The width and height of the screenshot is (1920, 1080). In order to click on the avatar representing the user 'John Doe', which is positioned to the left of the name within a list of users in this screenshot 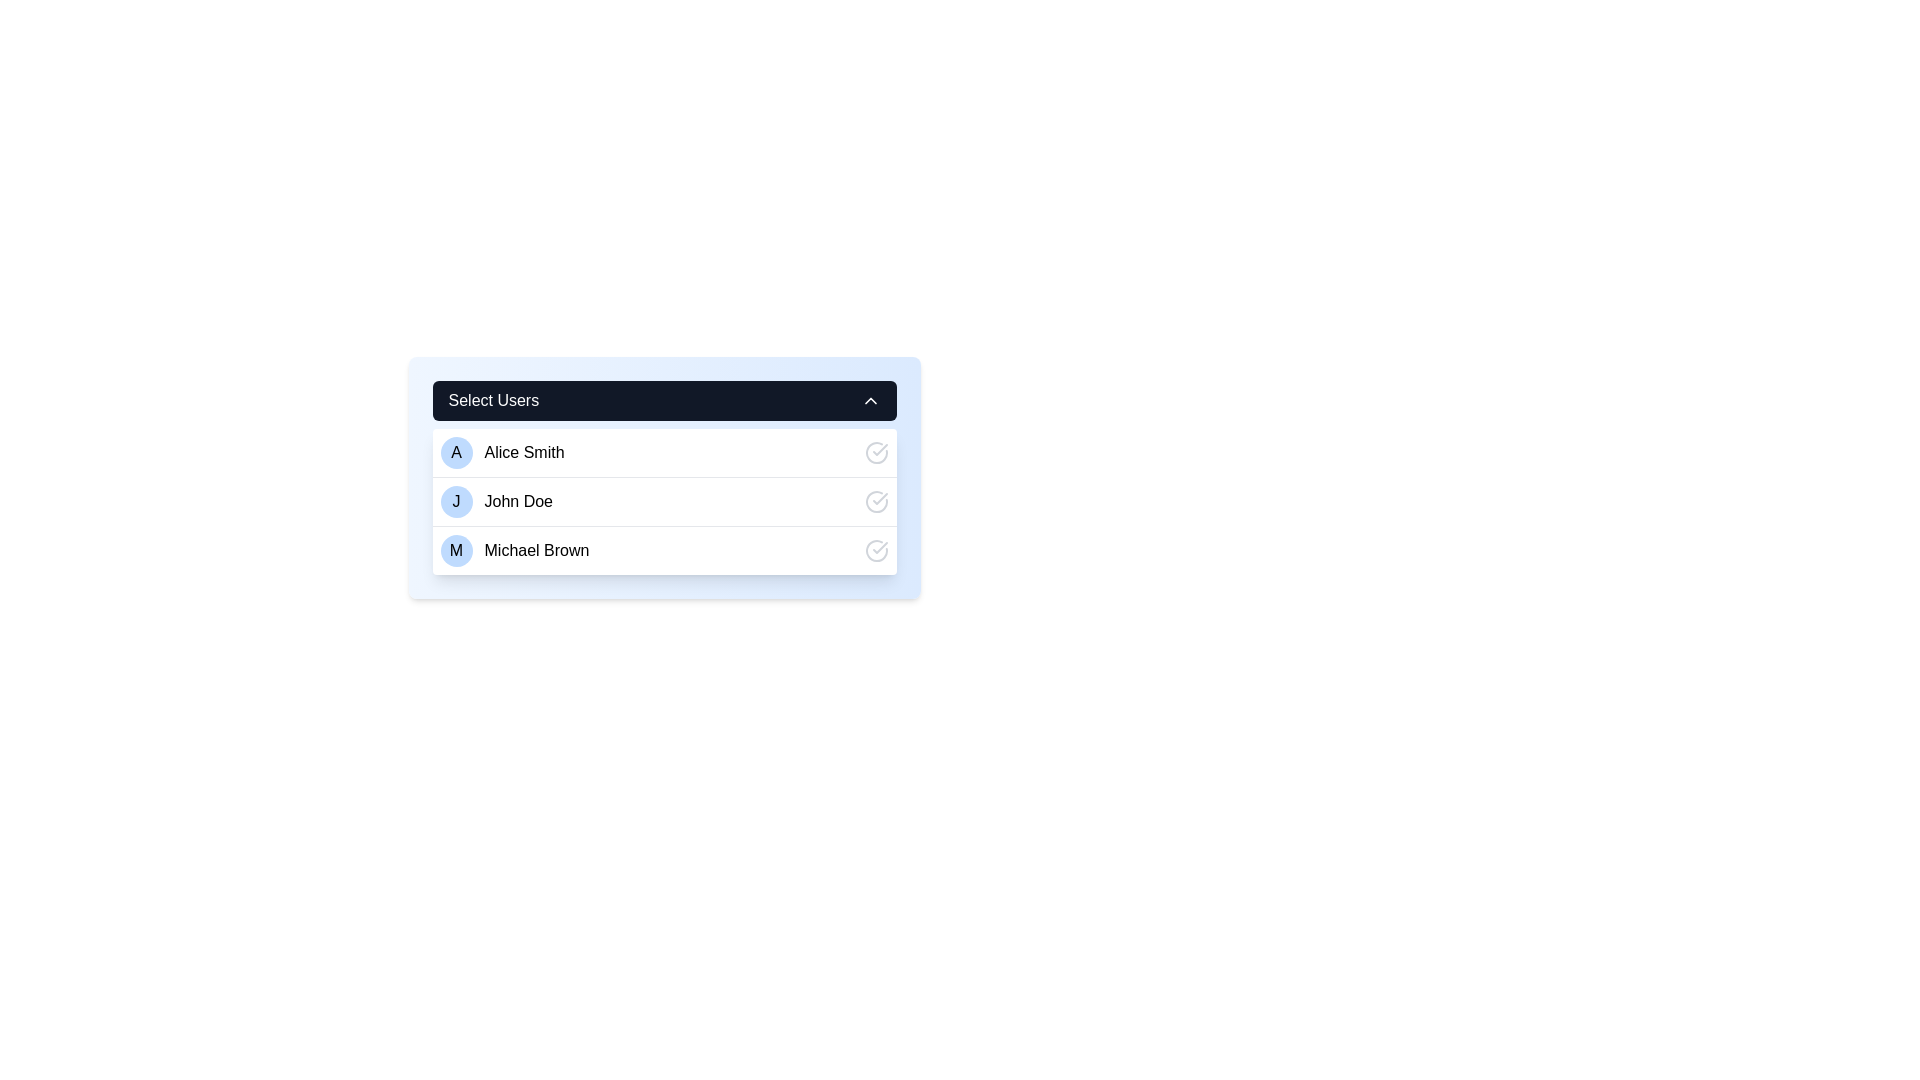, I will do `click(455, 500)`.